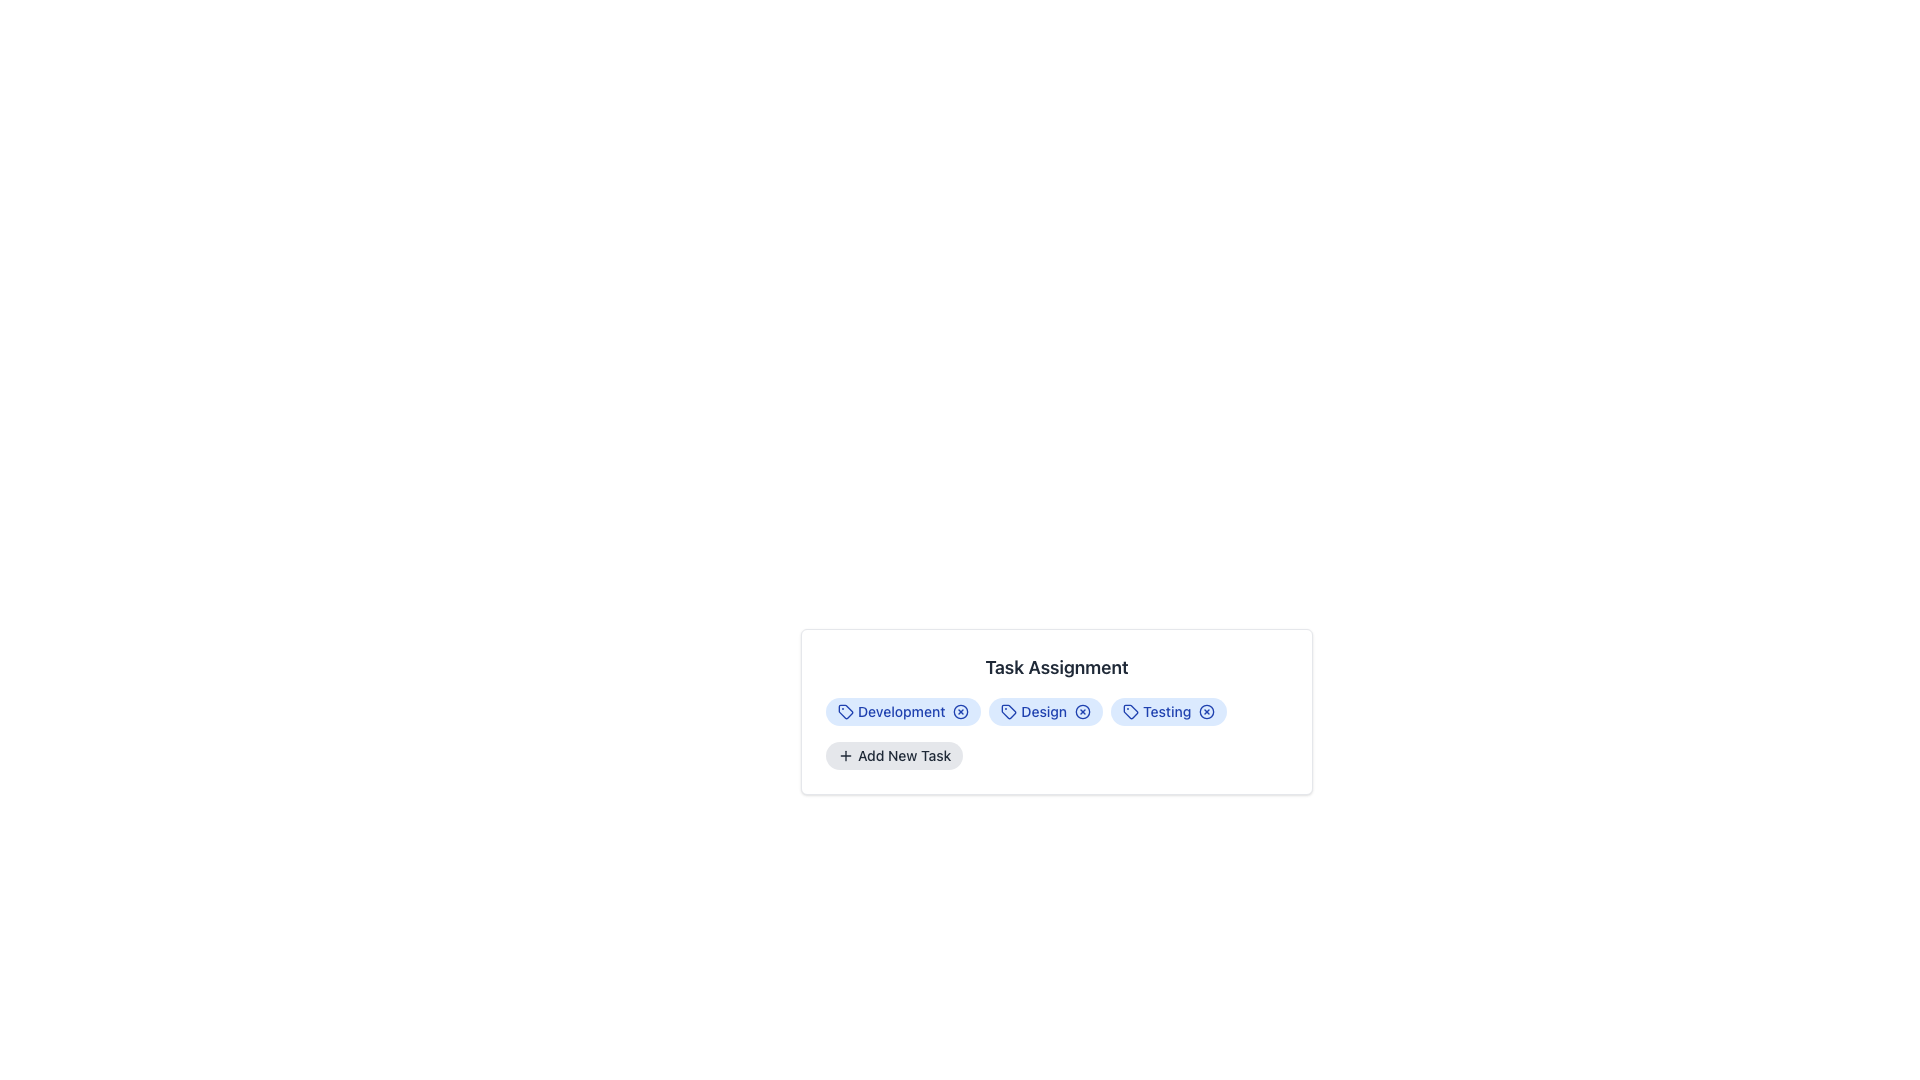 This screenshot has width=1920, height=1080. Describe the element at coordinates (1131, 711) in the screenshot. I see `the tag icon within the 'Testing' chip component located in the 'Task Assignment' section, which is the first graphical element preceding the text 'Testing'` at that location.